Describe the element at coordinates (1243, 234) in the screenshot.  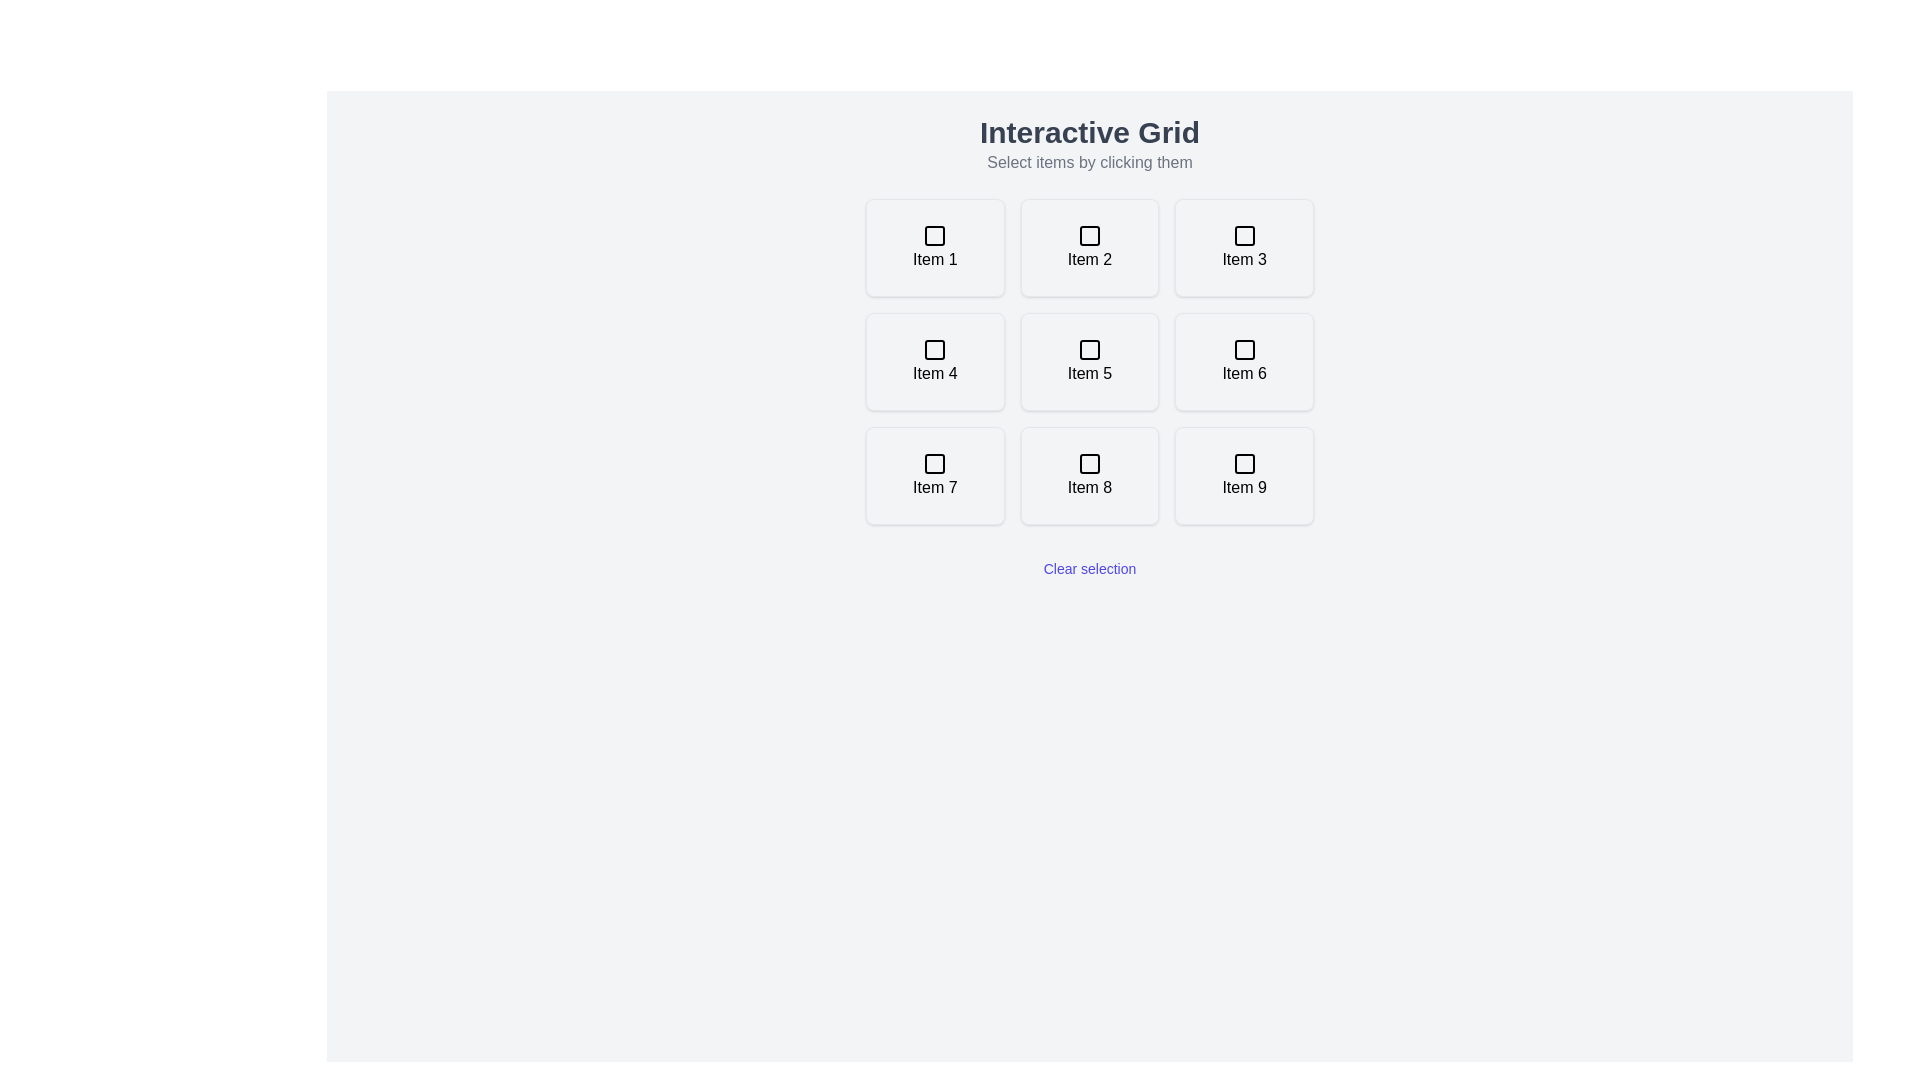
I see `the graphical representation icon located in the third grid item labeled 'Item 3' in the top-right portion of the 3x3 grid layout` at that location.